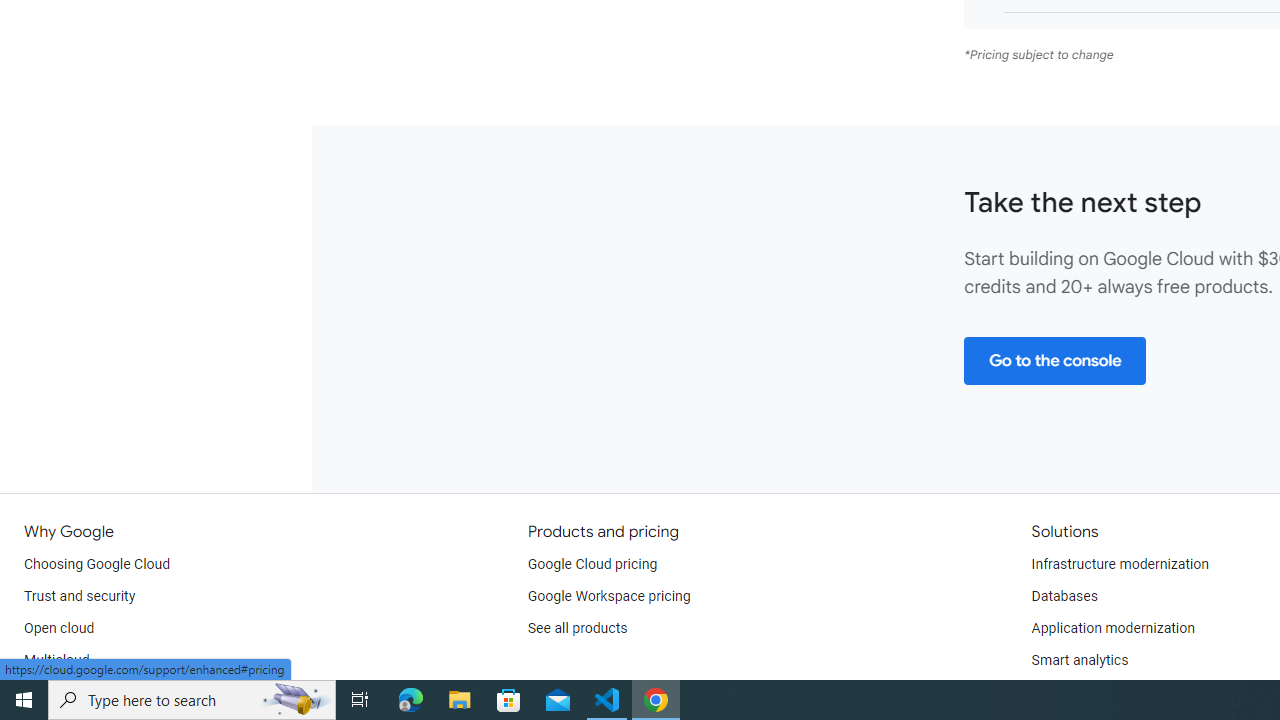 This screenshot has height=720, width=1280. Describe the element at coordinates (591, 564) in the screenshot. I see `'Google Cloud pricing'` at that location.